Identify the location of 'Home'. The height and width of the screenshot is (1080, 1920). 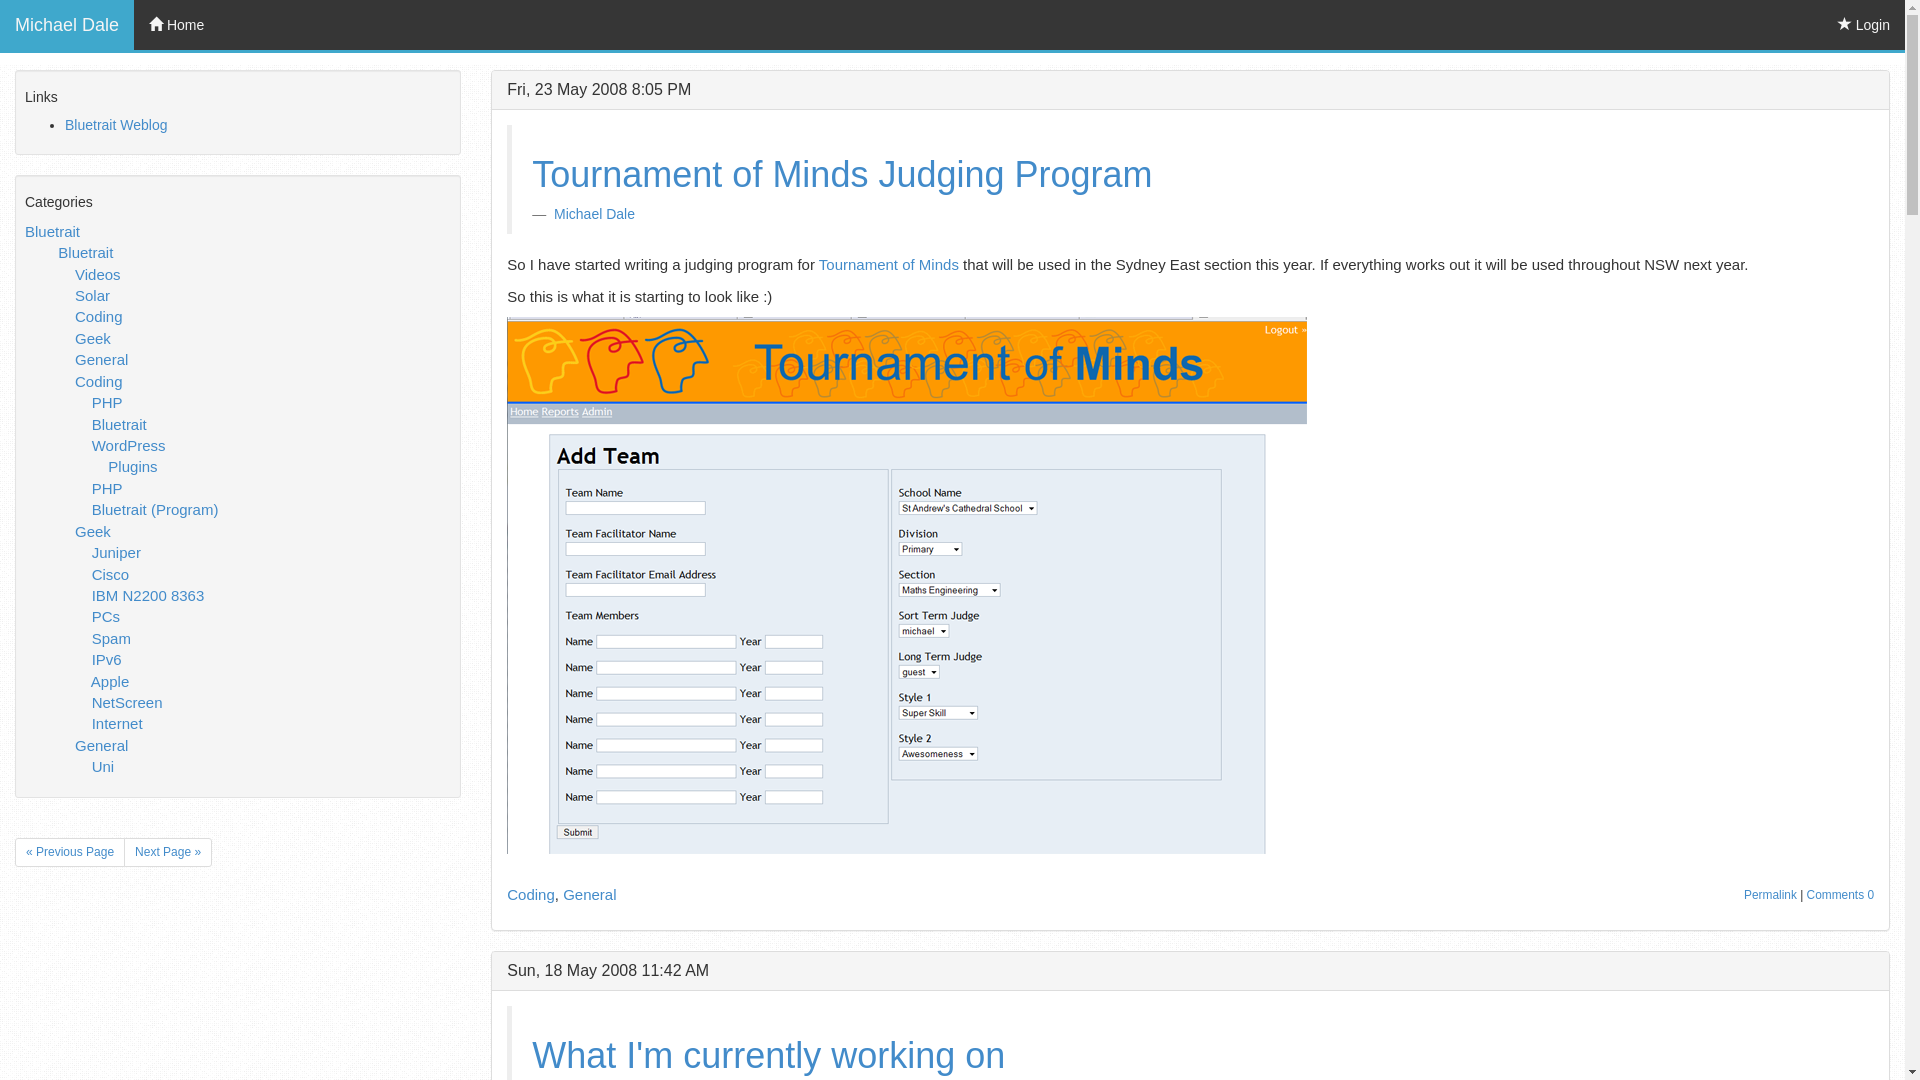
(176, 24).